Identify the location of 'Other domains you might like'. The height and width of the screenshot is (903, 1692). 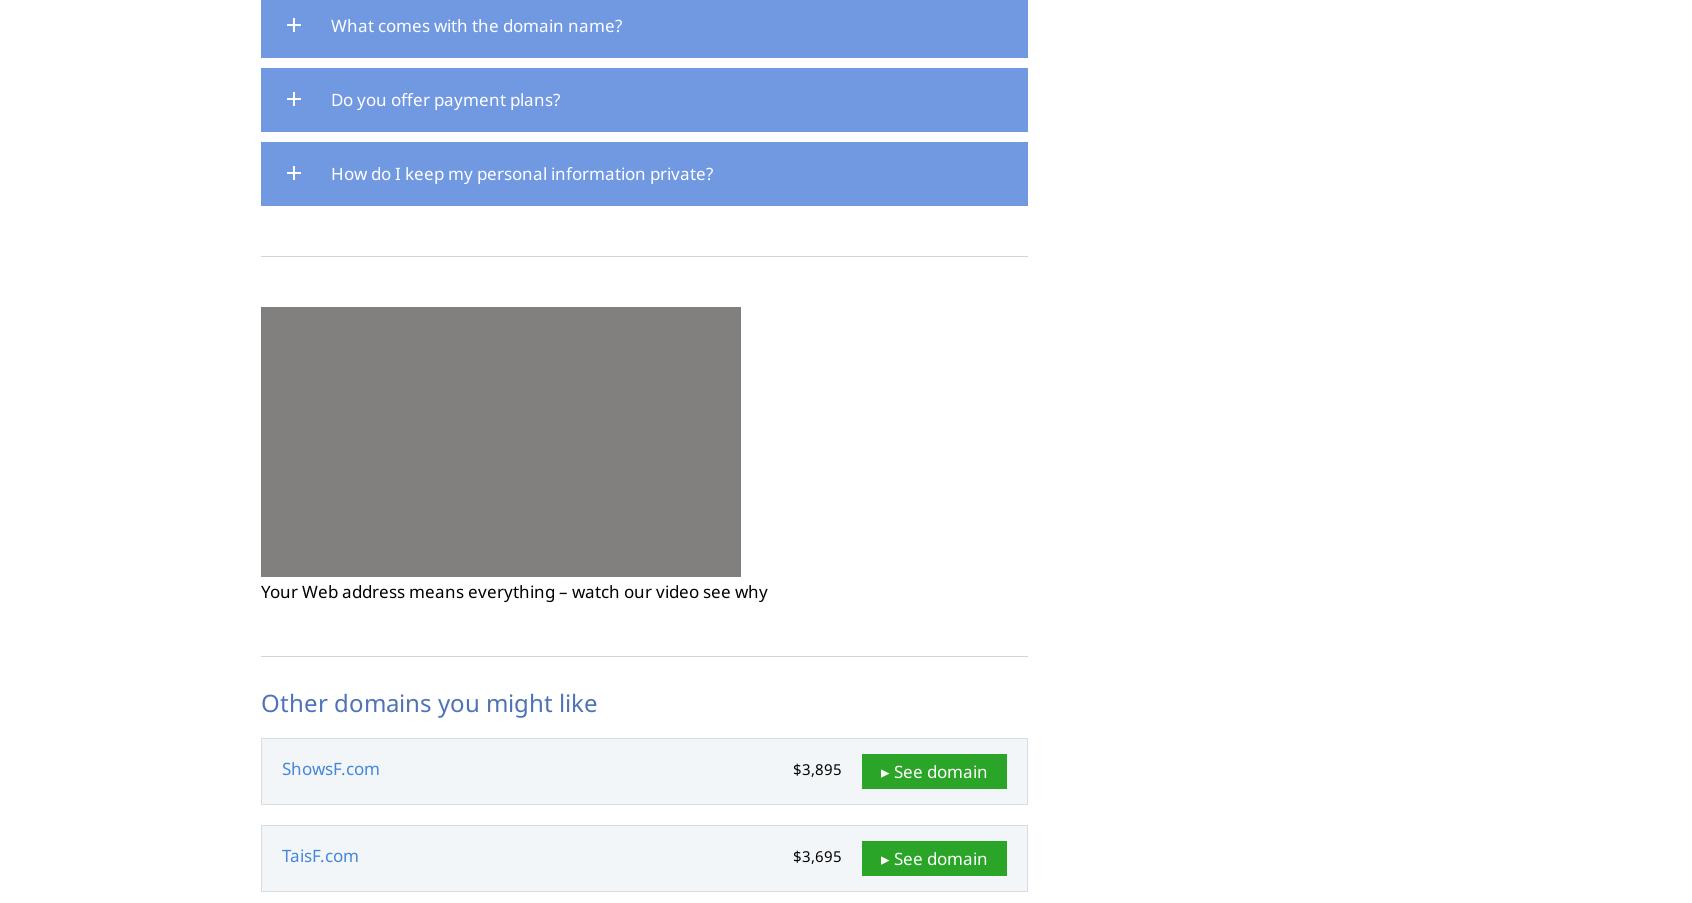
(428, 701).